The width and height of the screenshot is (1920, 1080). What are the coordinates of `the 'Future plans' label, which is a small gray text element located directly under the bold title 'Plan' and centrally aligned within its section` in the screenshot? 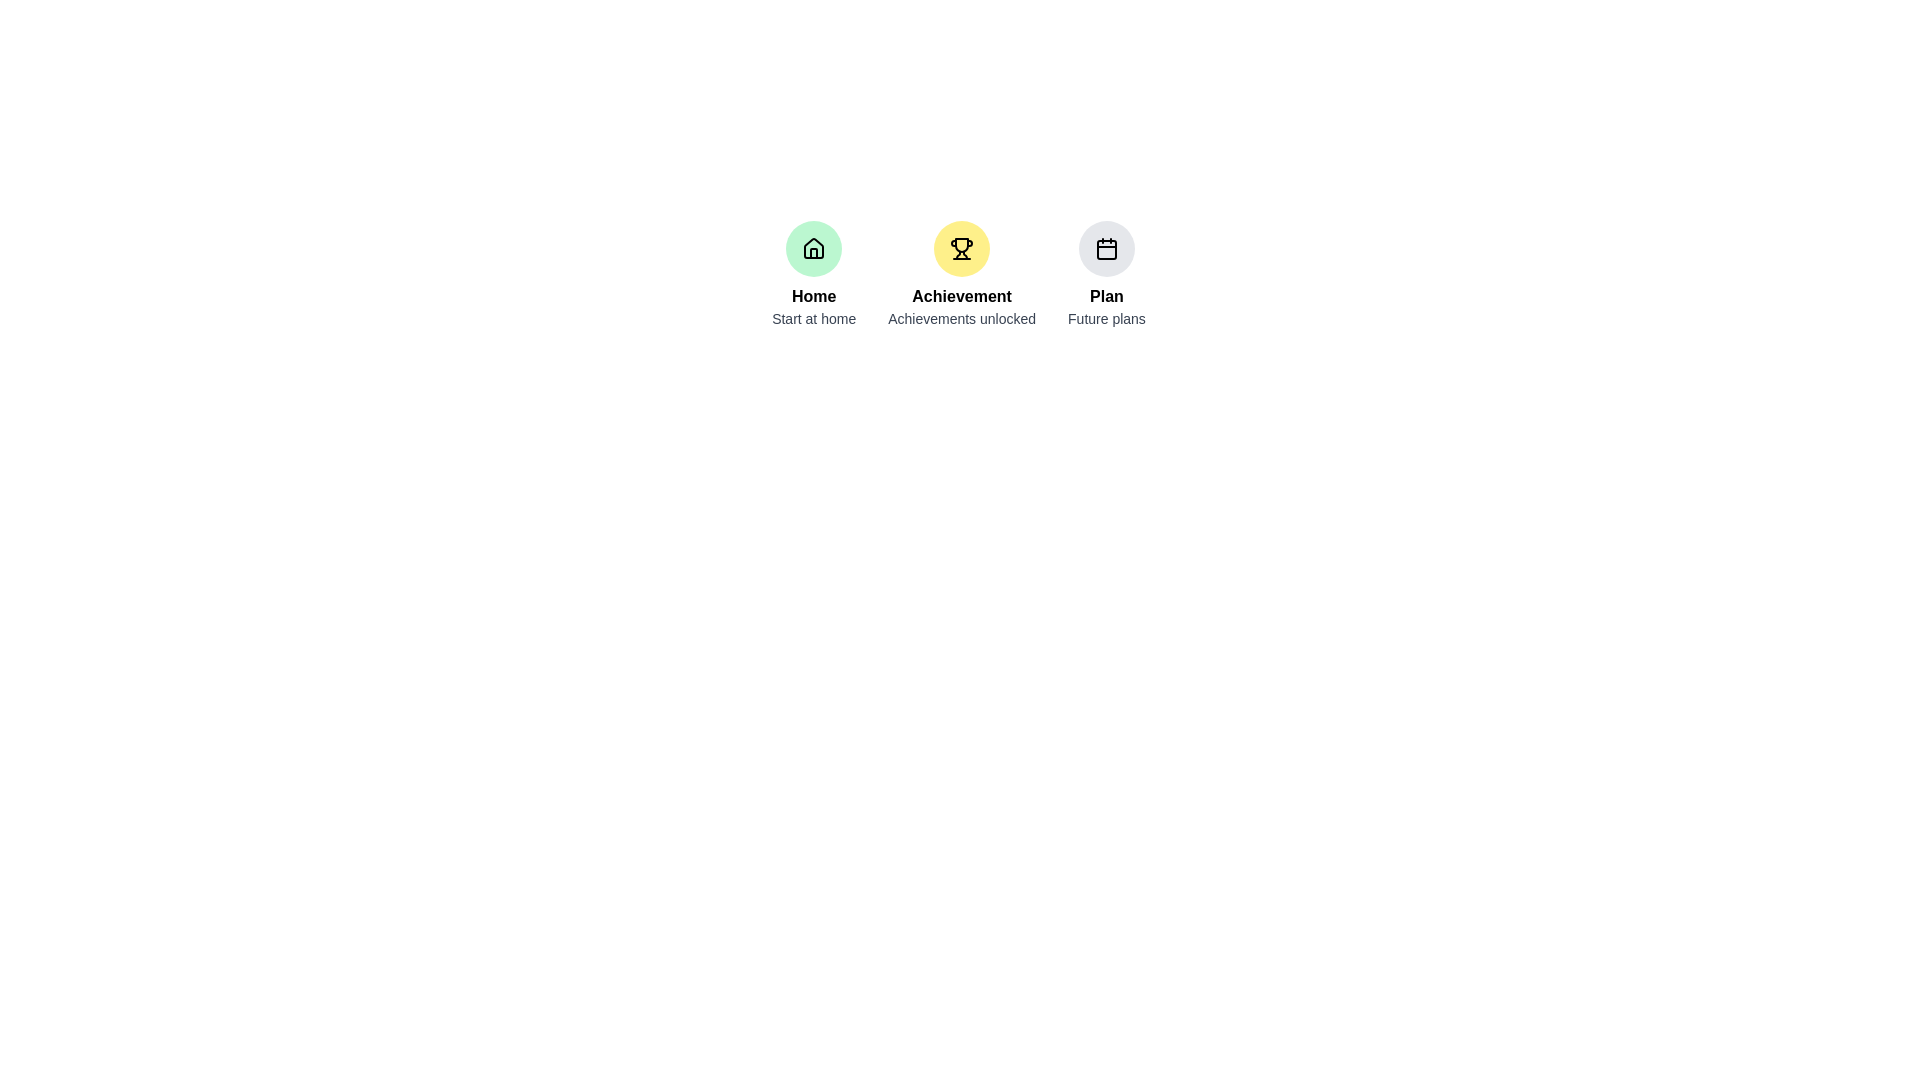 It's located at (1105, 318).